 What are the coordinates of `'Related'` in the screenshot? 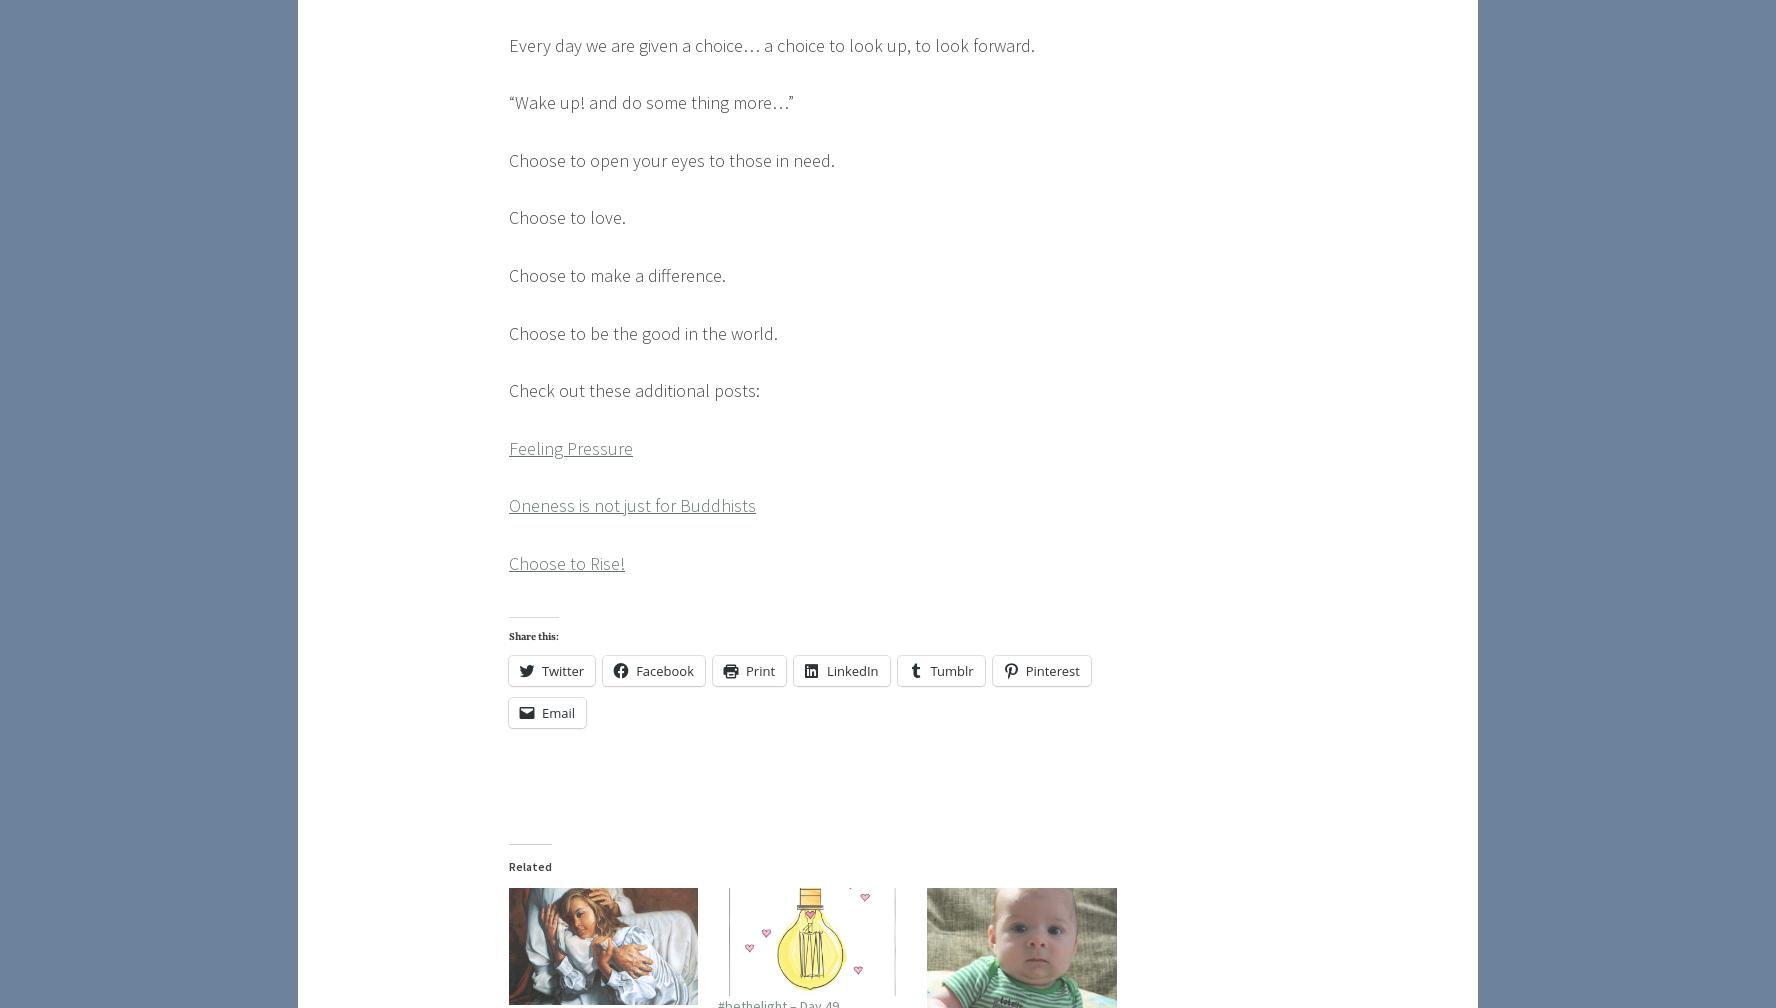 It's located at (530, 865).